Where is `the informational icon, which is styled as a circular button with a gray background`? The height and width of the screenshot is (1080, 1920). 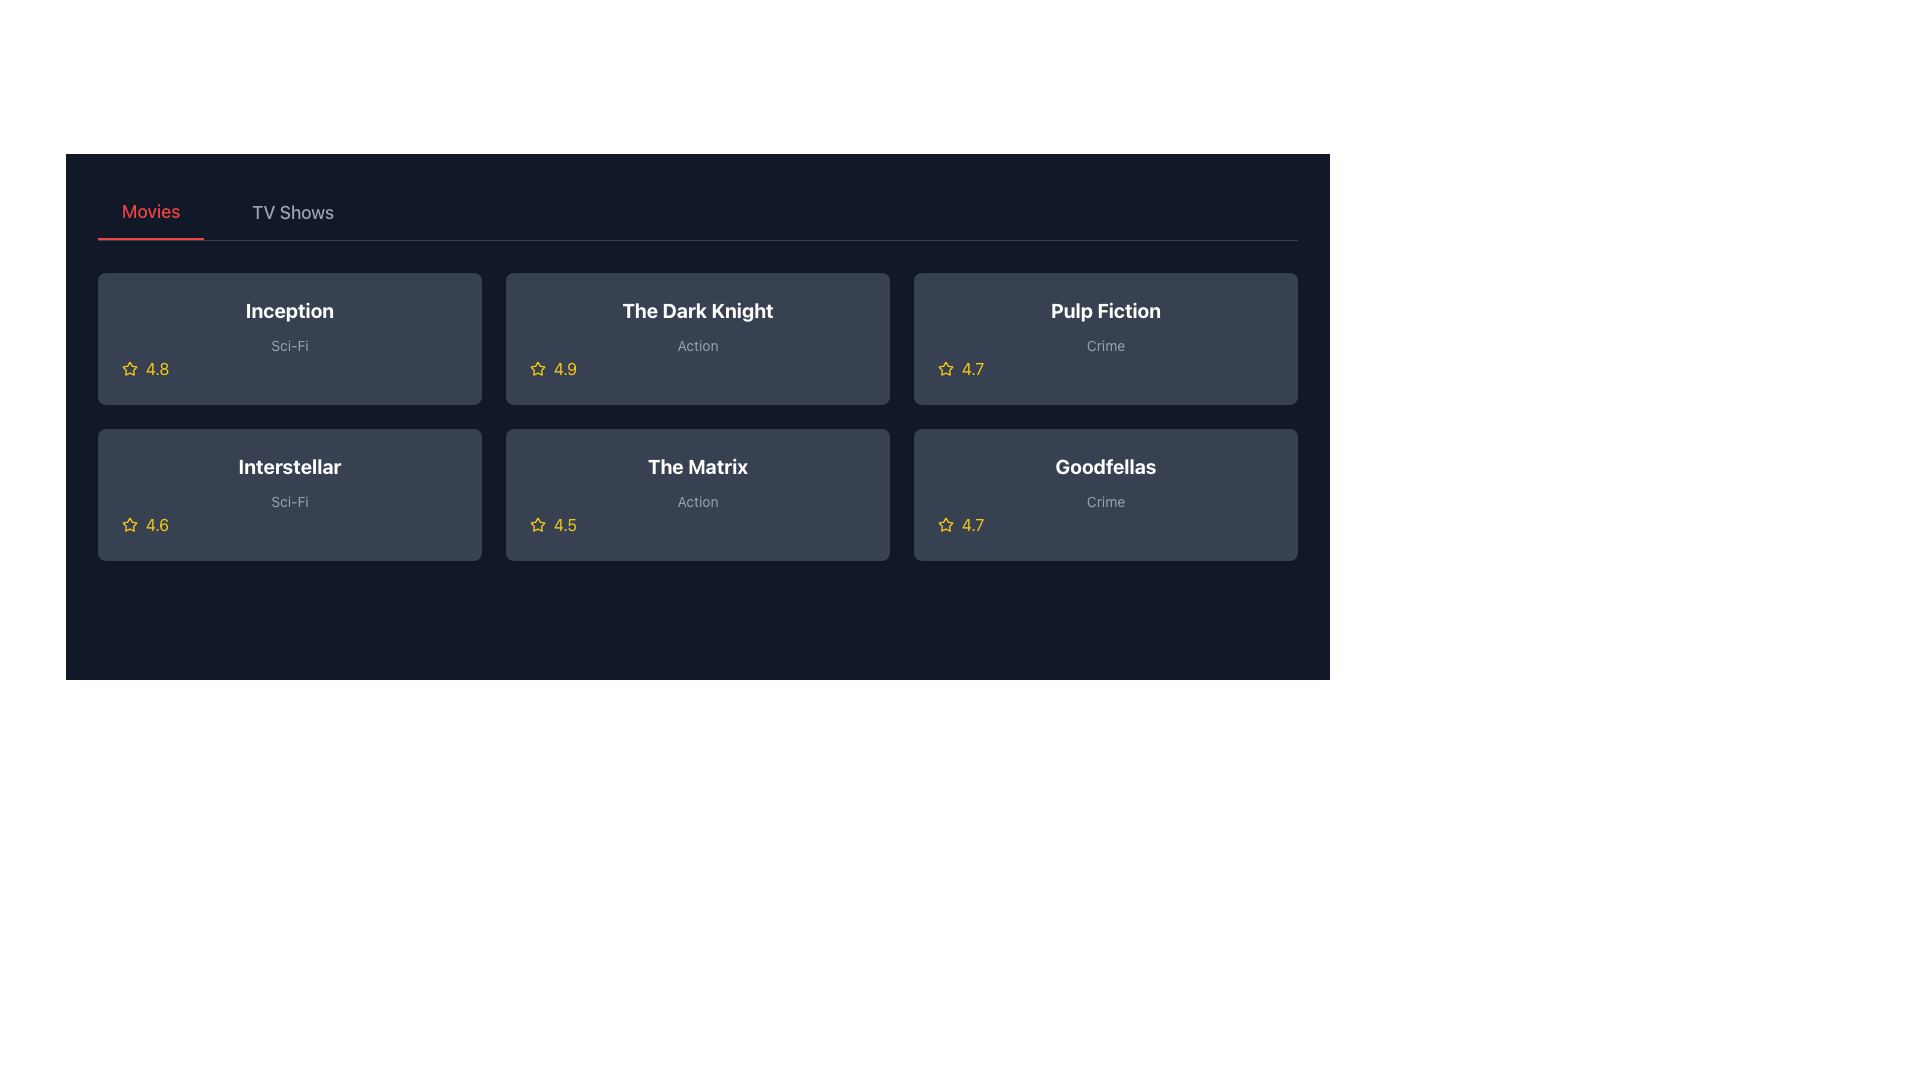
the informational icon, which is styled as a circular button with a gray background is located at coordinates (1104, 494).